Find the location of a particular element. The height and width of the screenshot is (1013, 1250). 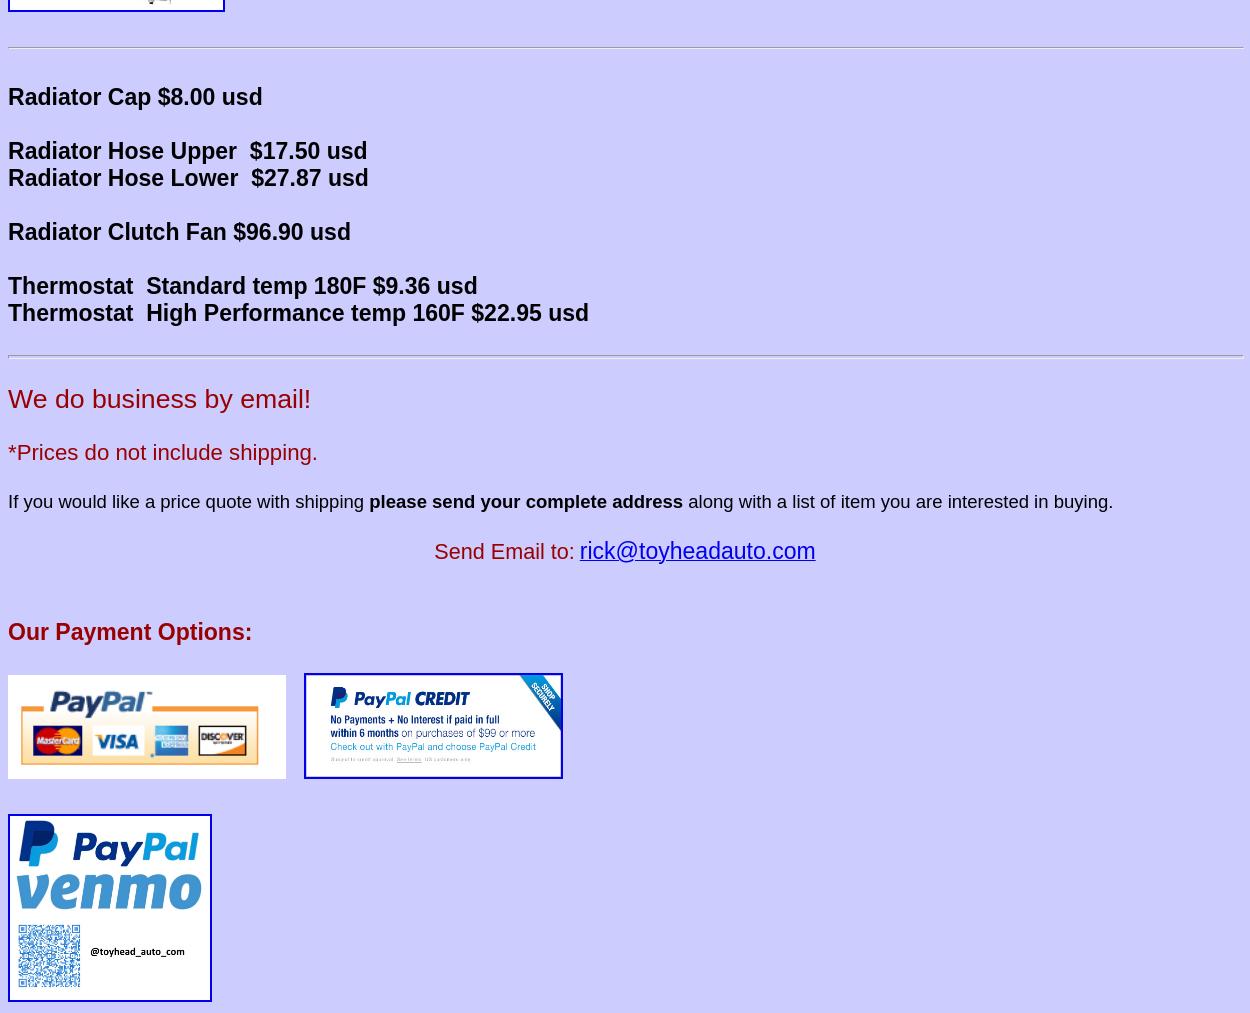

'We do business
                        by email!' is located at coordinates (159, 398).